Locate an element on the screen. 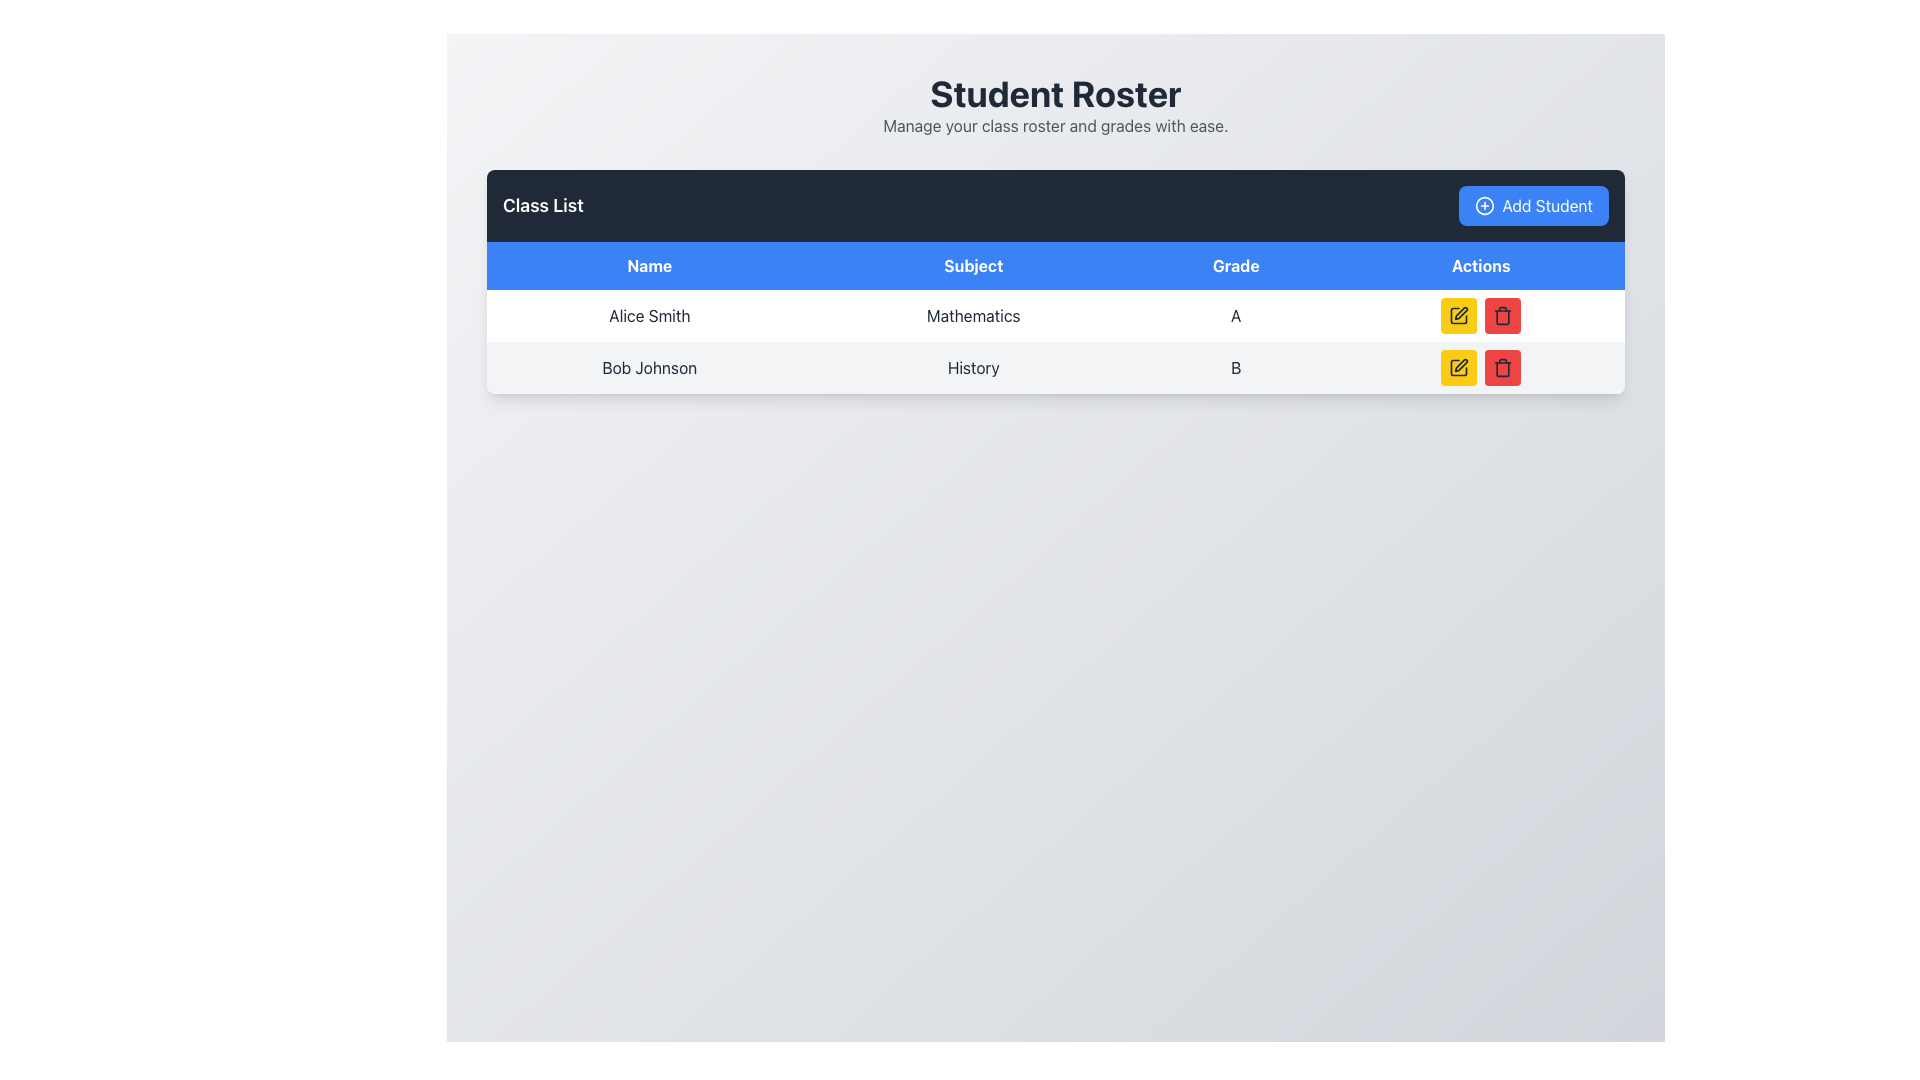 This screenshot has width=1920, height=1080. the pencil icon in the 'Actions' column for the student 'Bob Johnson', which is styled as a square with rounded edges and has a yellow background with a thin black outline is located at coordinates (1459, 367).